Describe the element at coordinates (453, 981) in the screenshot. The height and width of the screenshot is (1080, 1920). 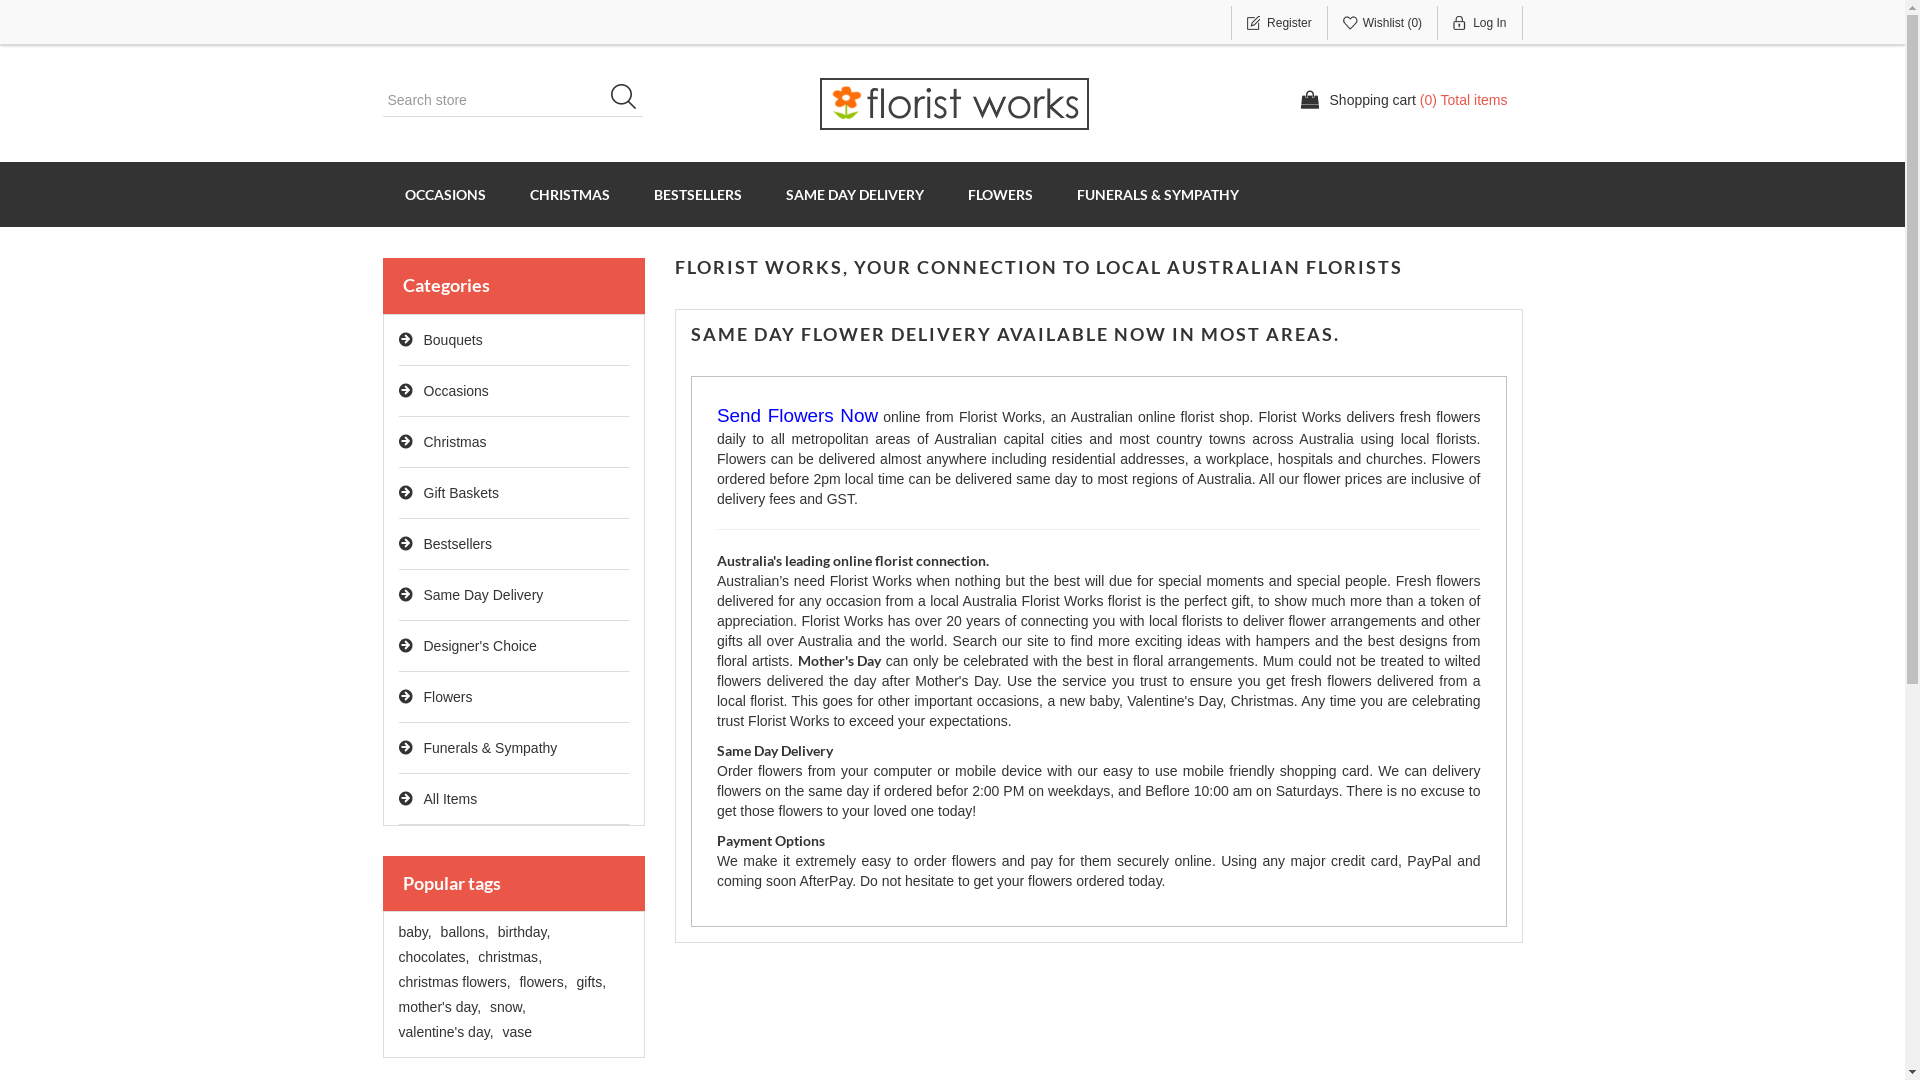
I see `'christmas flowers,'` at that location.